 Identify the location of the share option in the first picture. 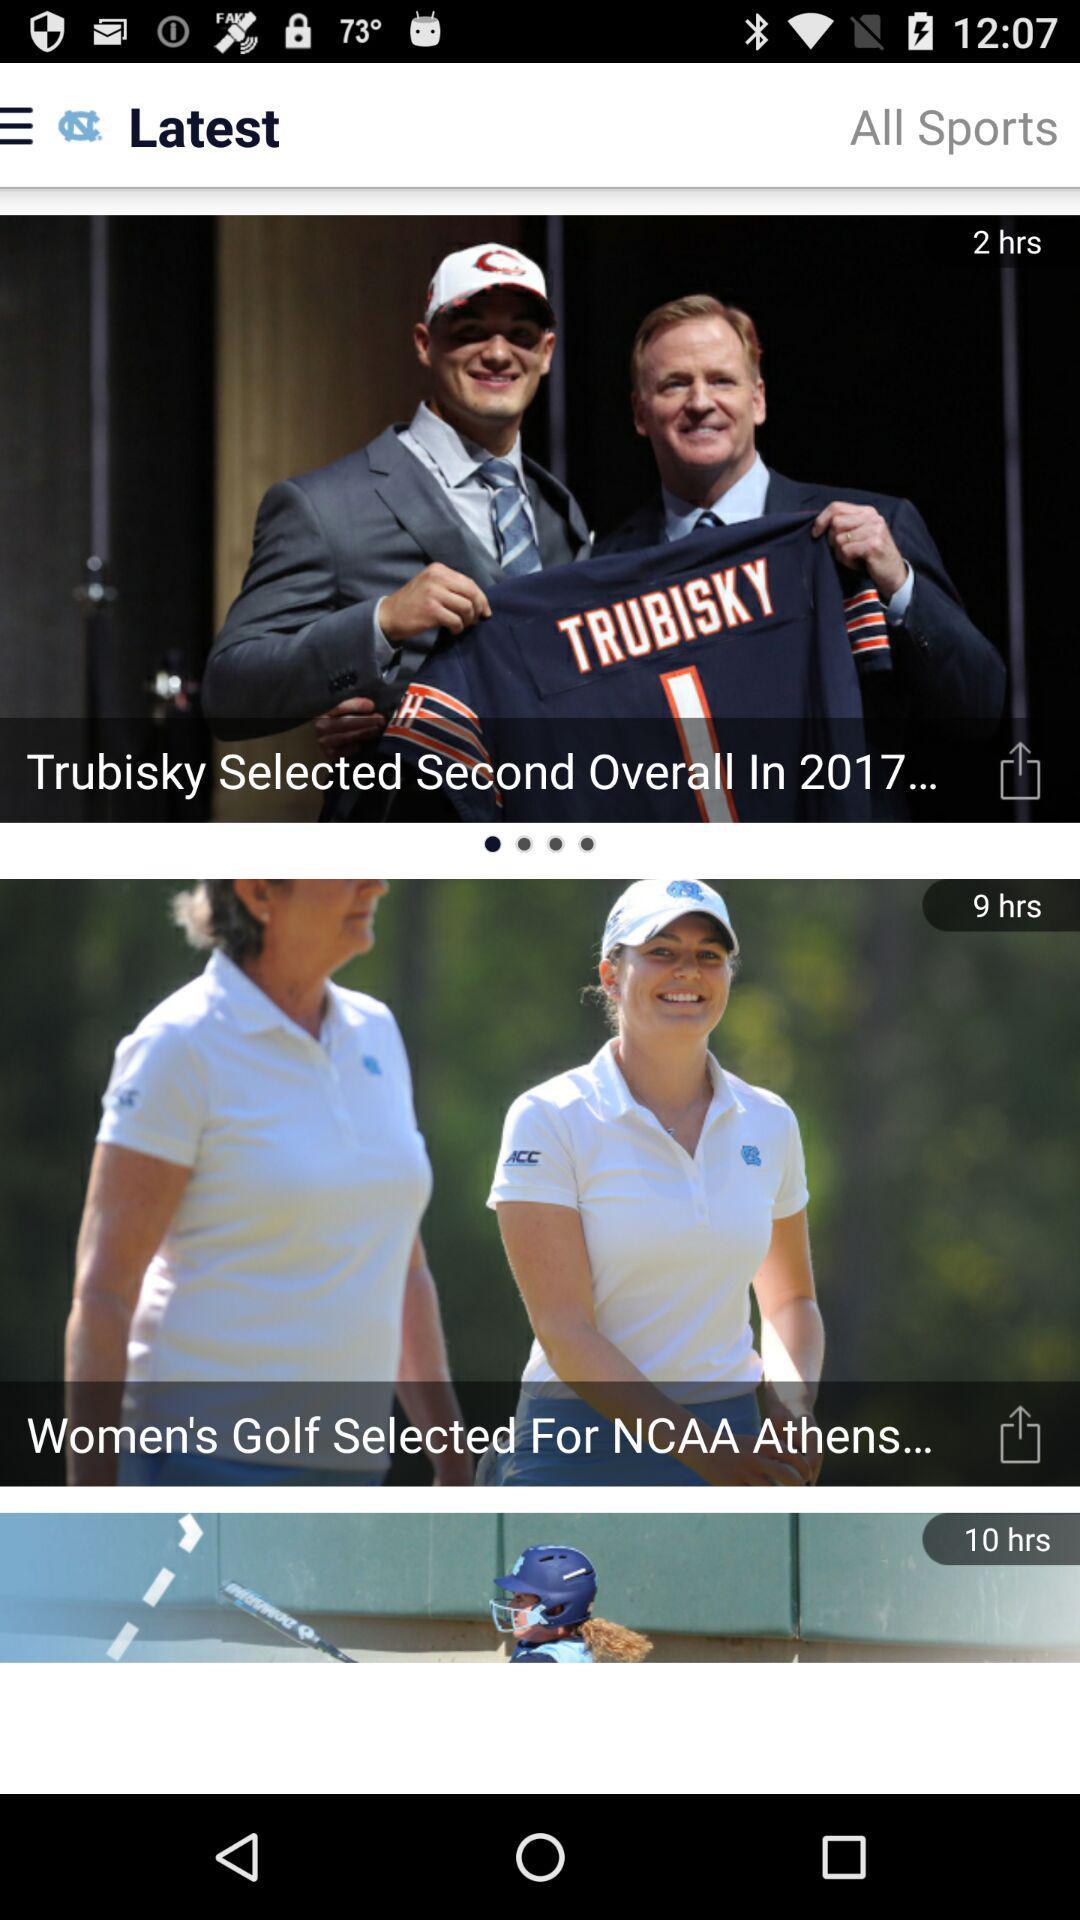
(1020, 769).